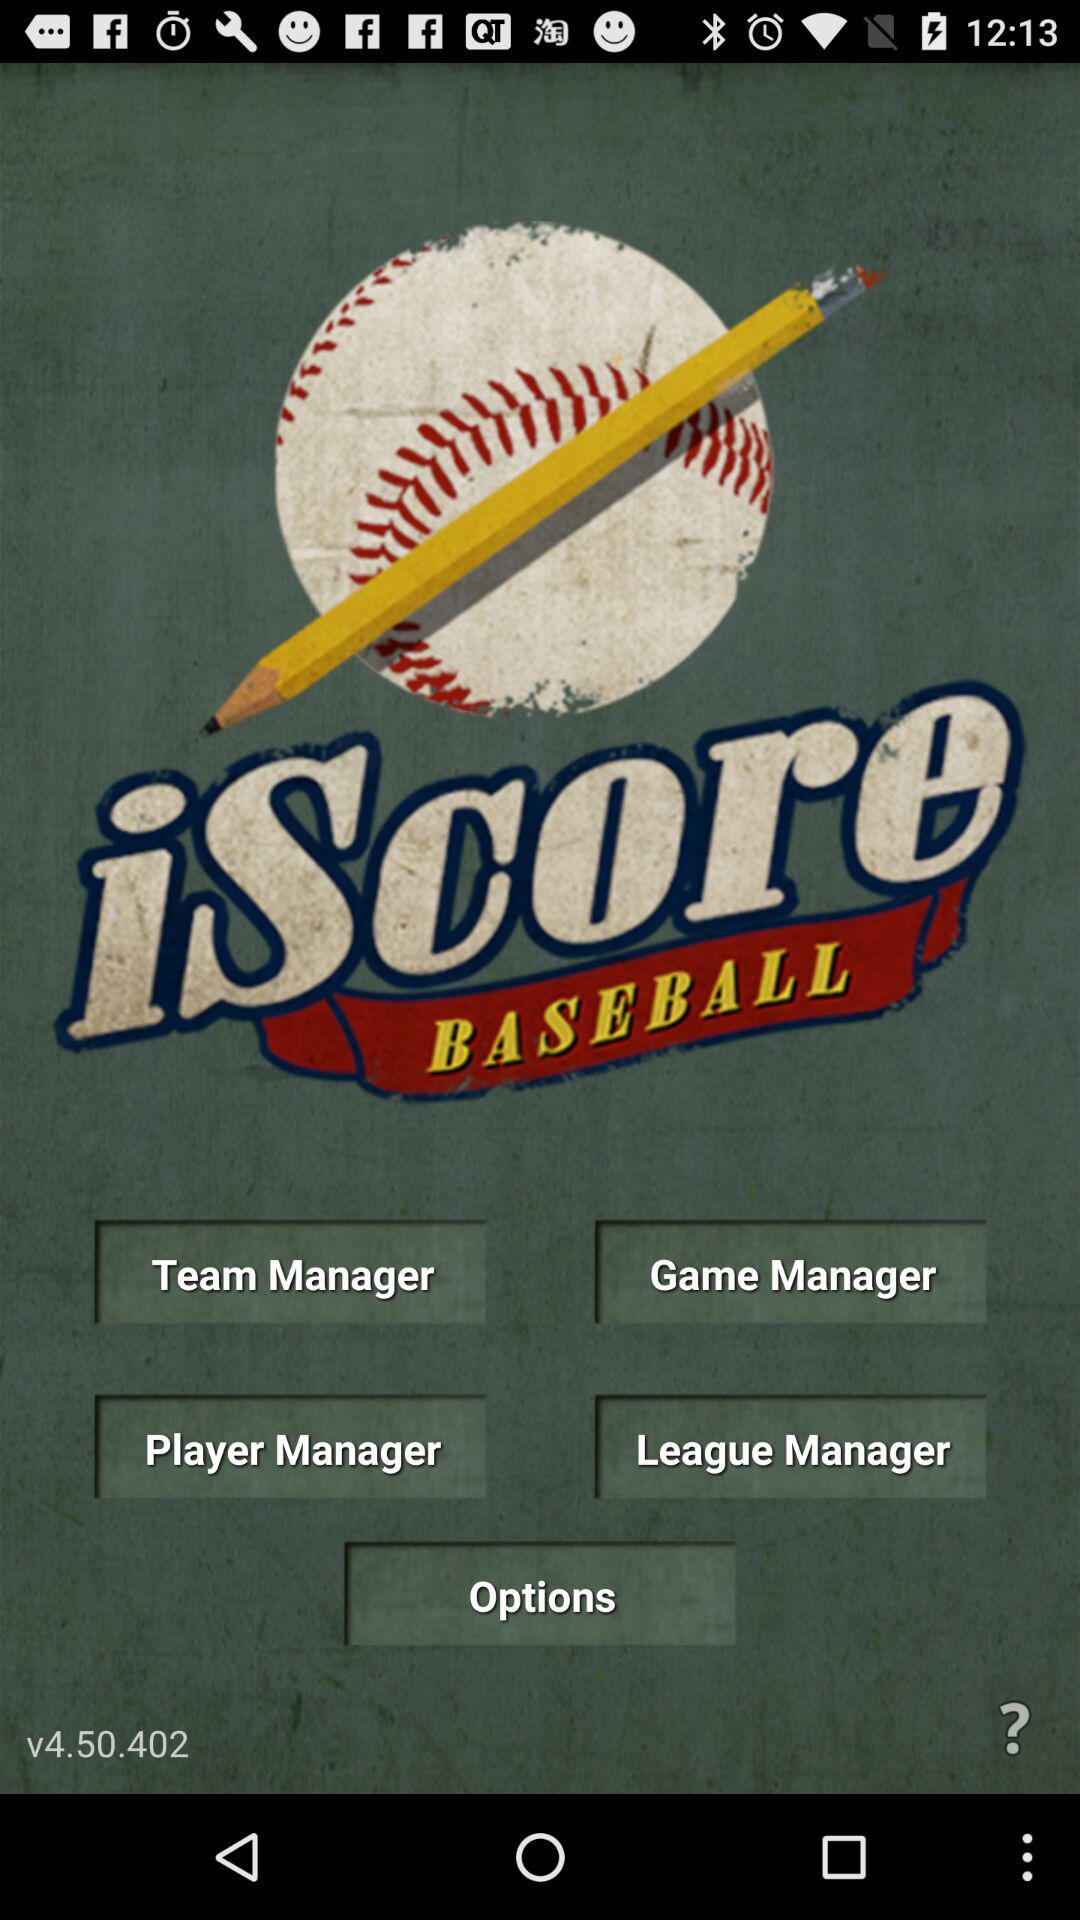  I want to click on icon to the left of game manager, so click(289, 1271).